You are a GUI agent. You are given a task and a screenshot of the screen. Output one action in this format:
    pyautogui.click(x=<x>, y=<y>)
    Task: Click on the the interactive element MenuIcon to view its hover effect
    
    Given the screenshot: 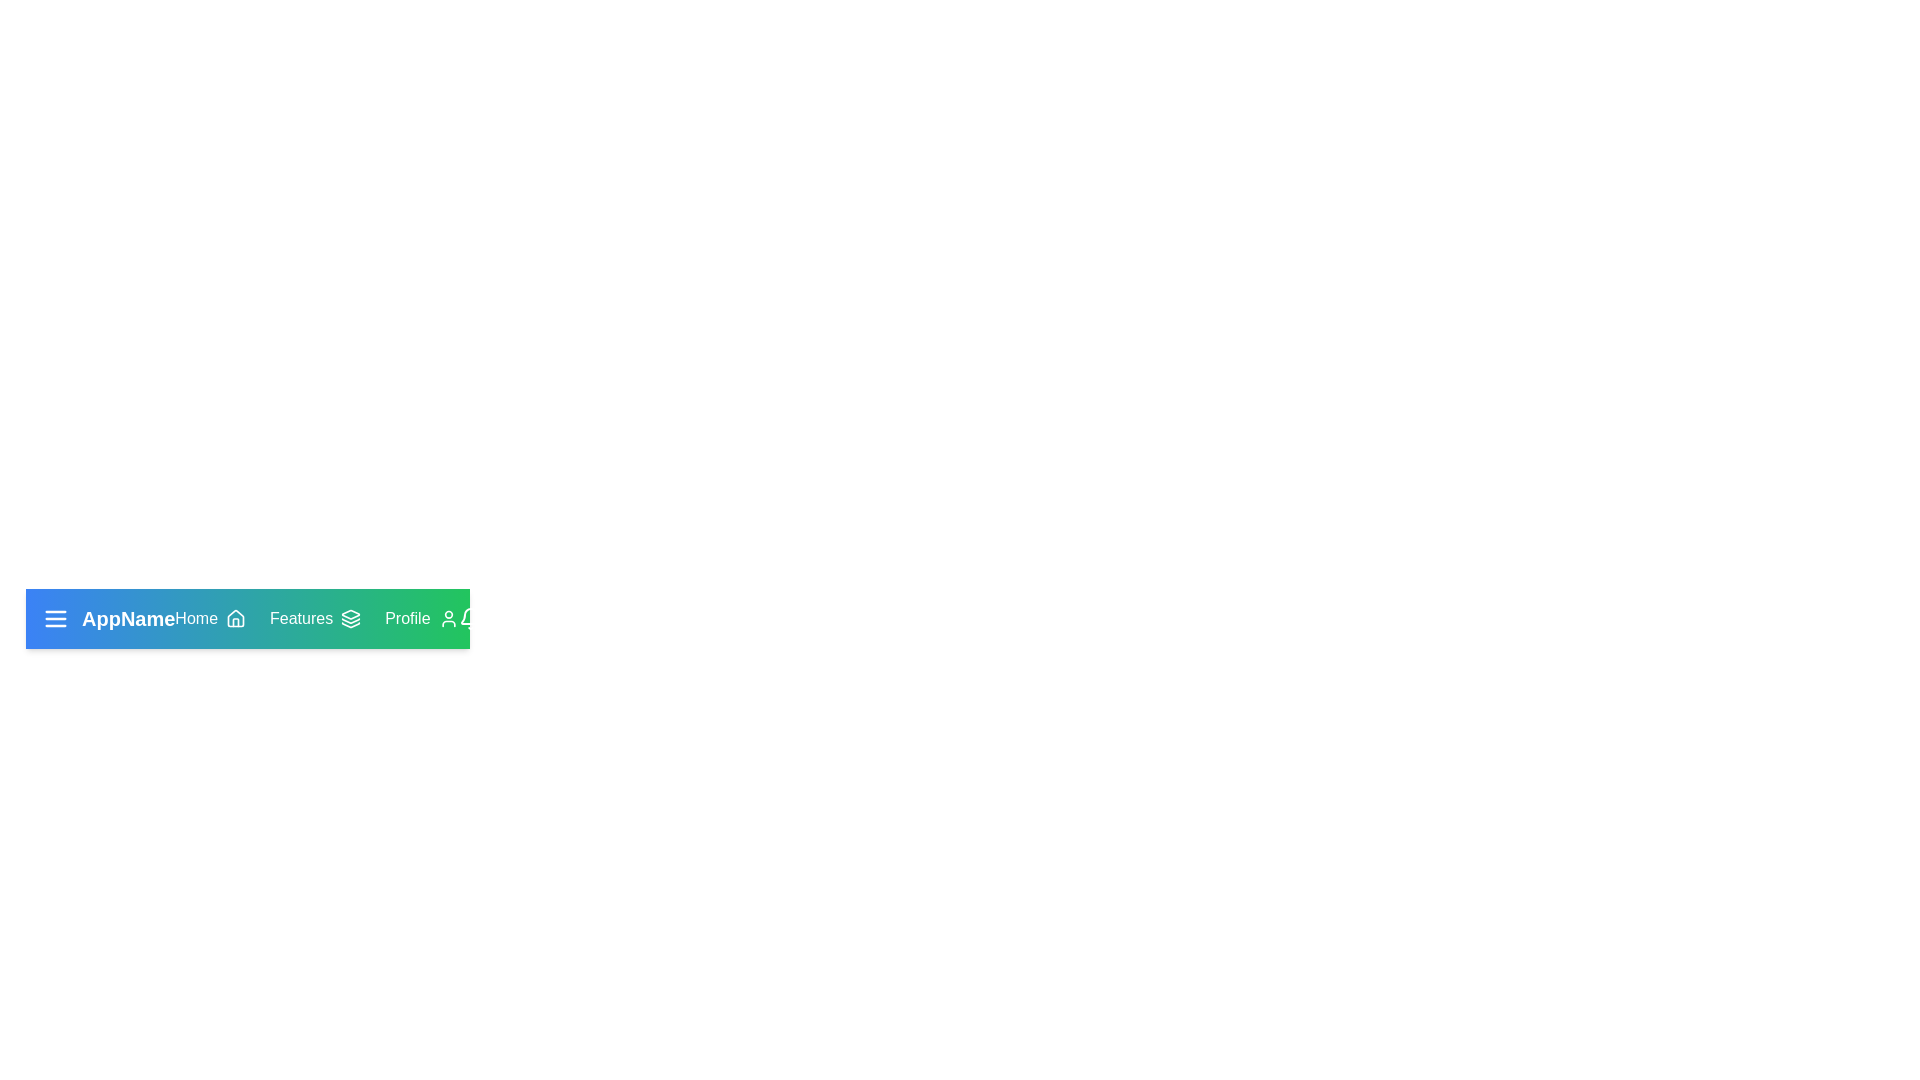 What is the action you would take?
    pyautogui.click(x=56, y=617)
    